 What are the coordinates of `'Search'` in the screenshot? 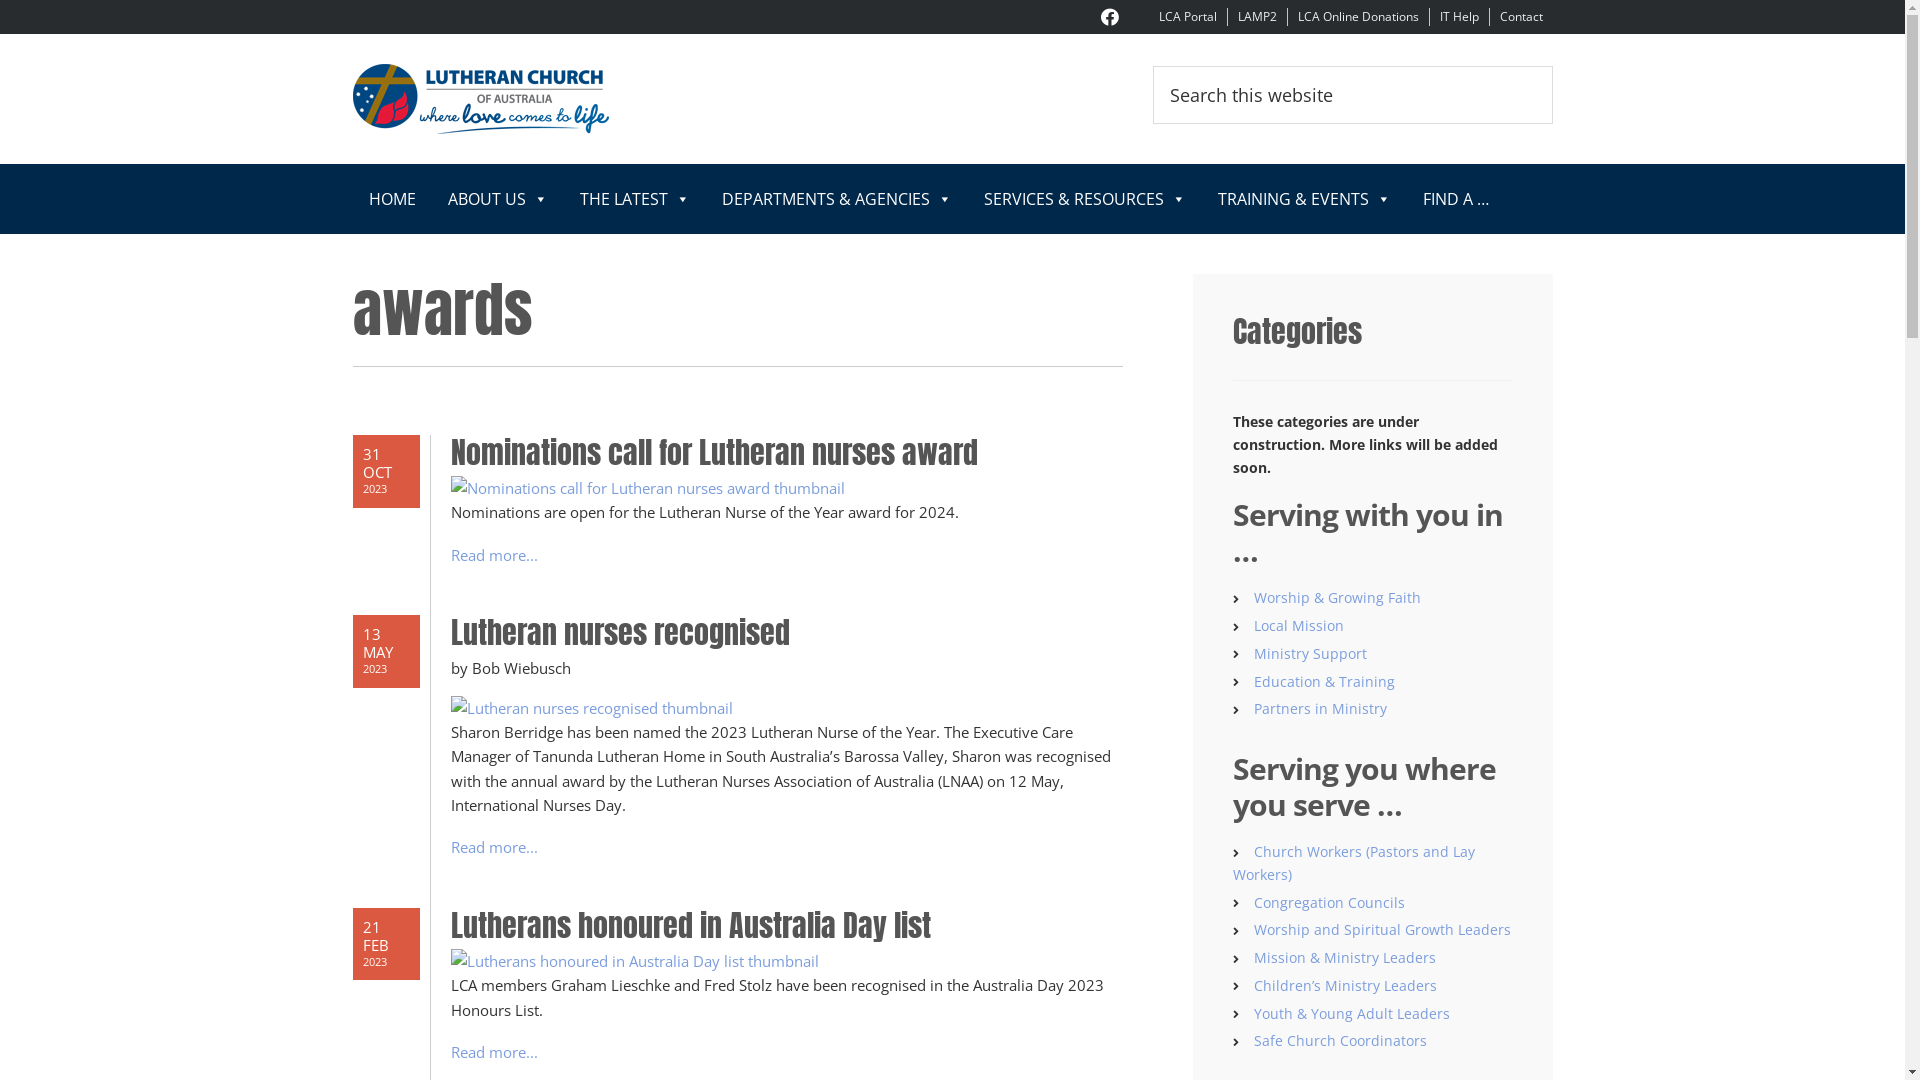 It's located at (1551, 64).